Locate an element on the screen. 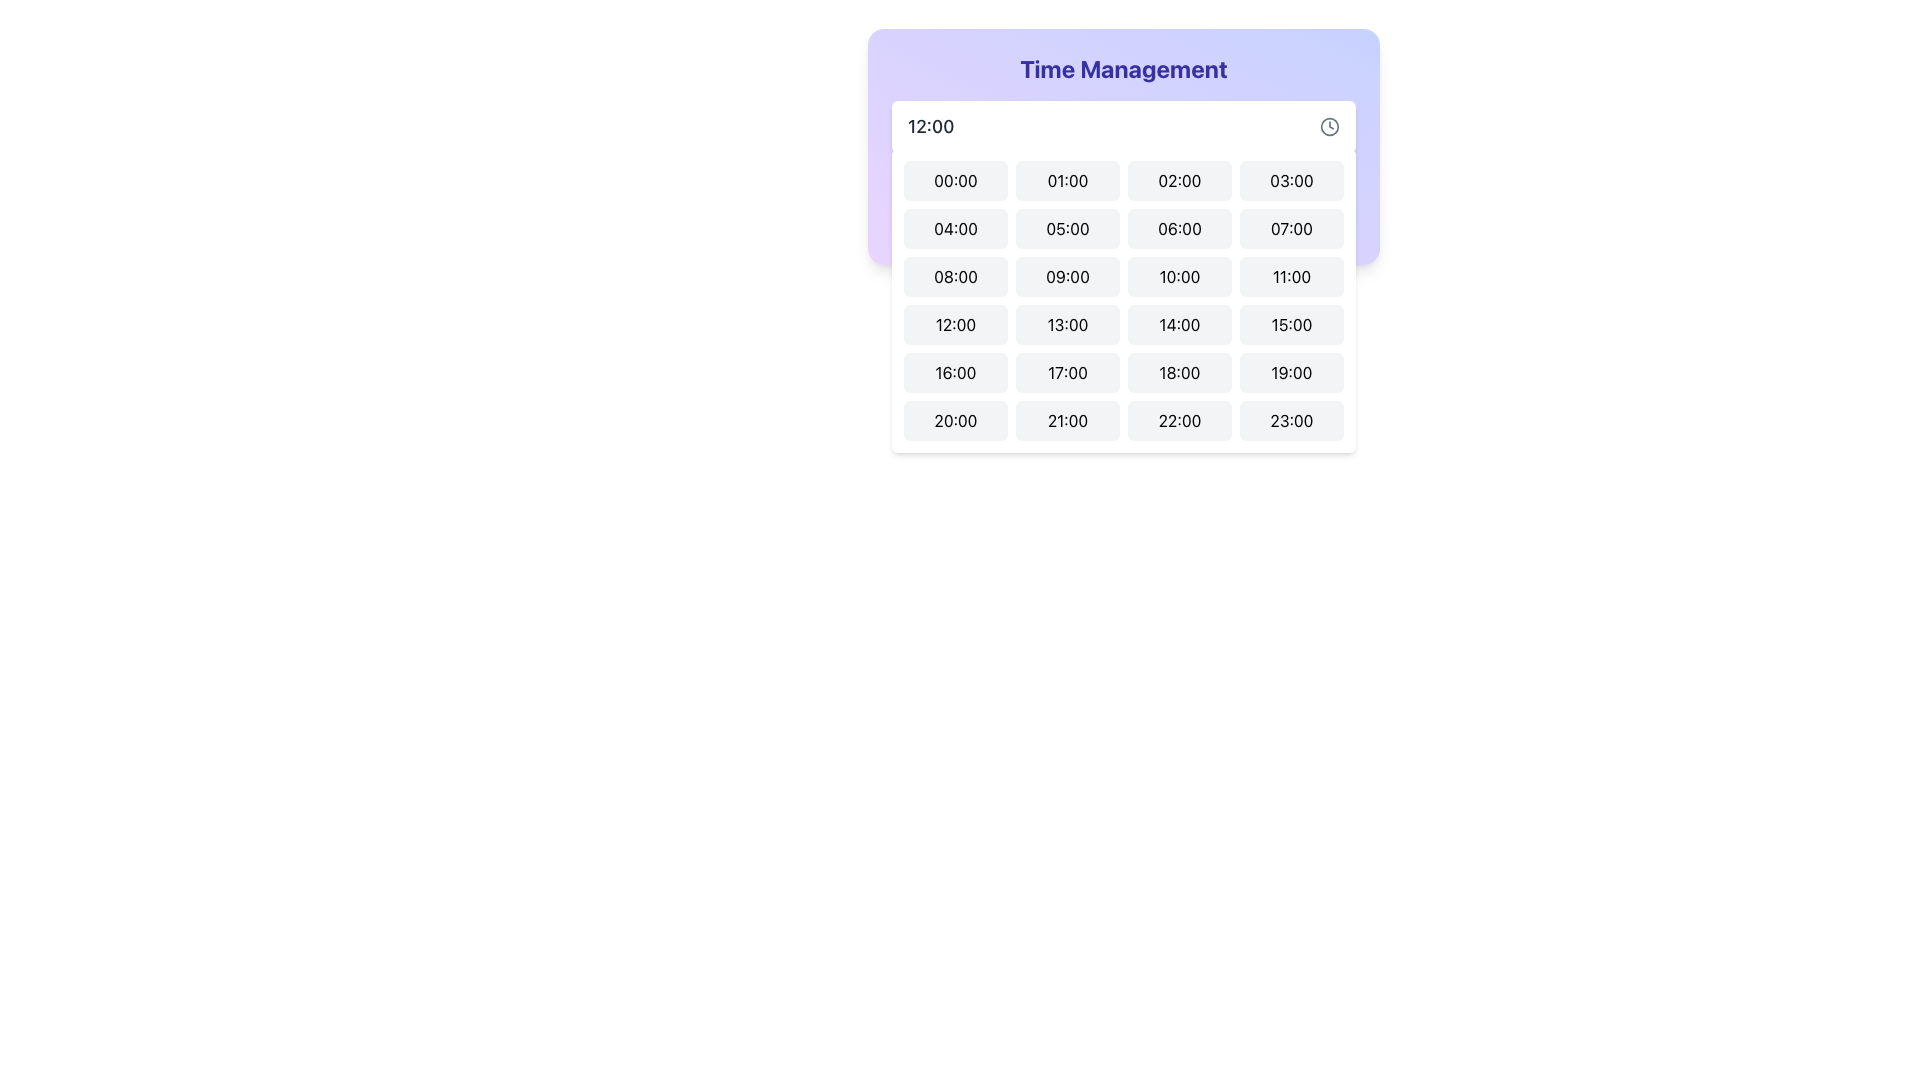 The image size is (1920, 1080). the rectangular button with rounded corners that has the text '00:00' centered on it is located at coordinates (954, 181).